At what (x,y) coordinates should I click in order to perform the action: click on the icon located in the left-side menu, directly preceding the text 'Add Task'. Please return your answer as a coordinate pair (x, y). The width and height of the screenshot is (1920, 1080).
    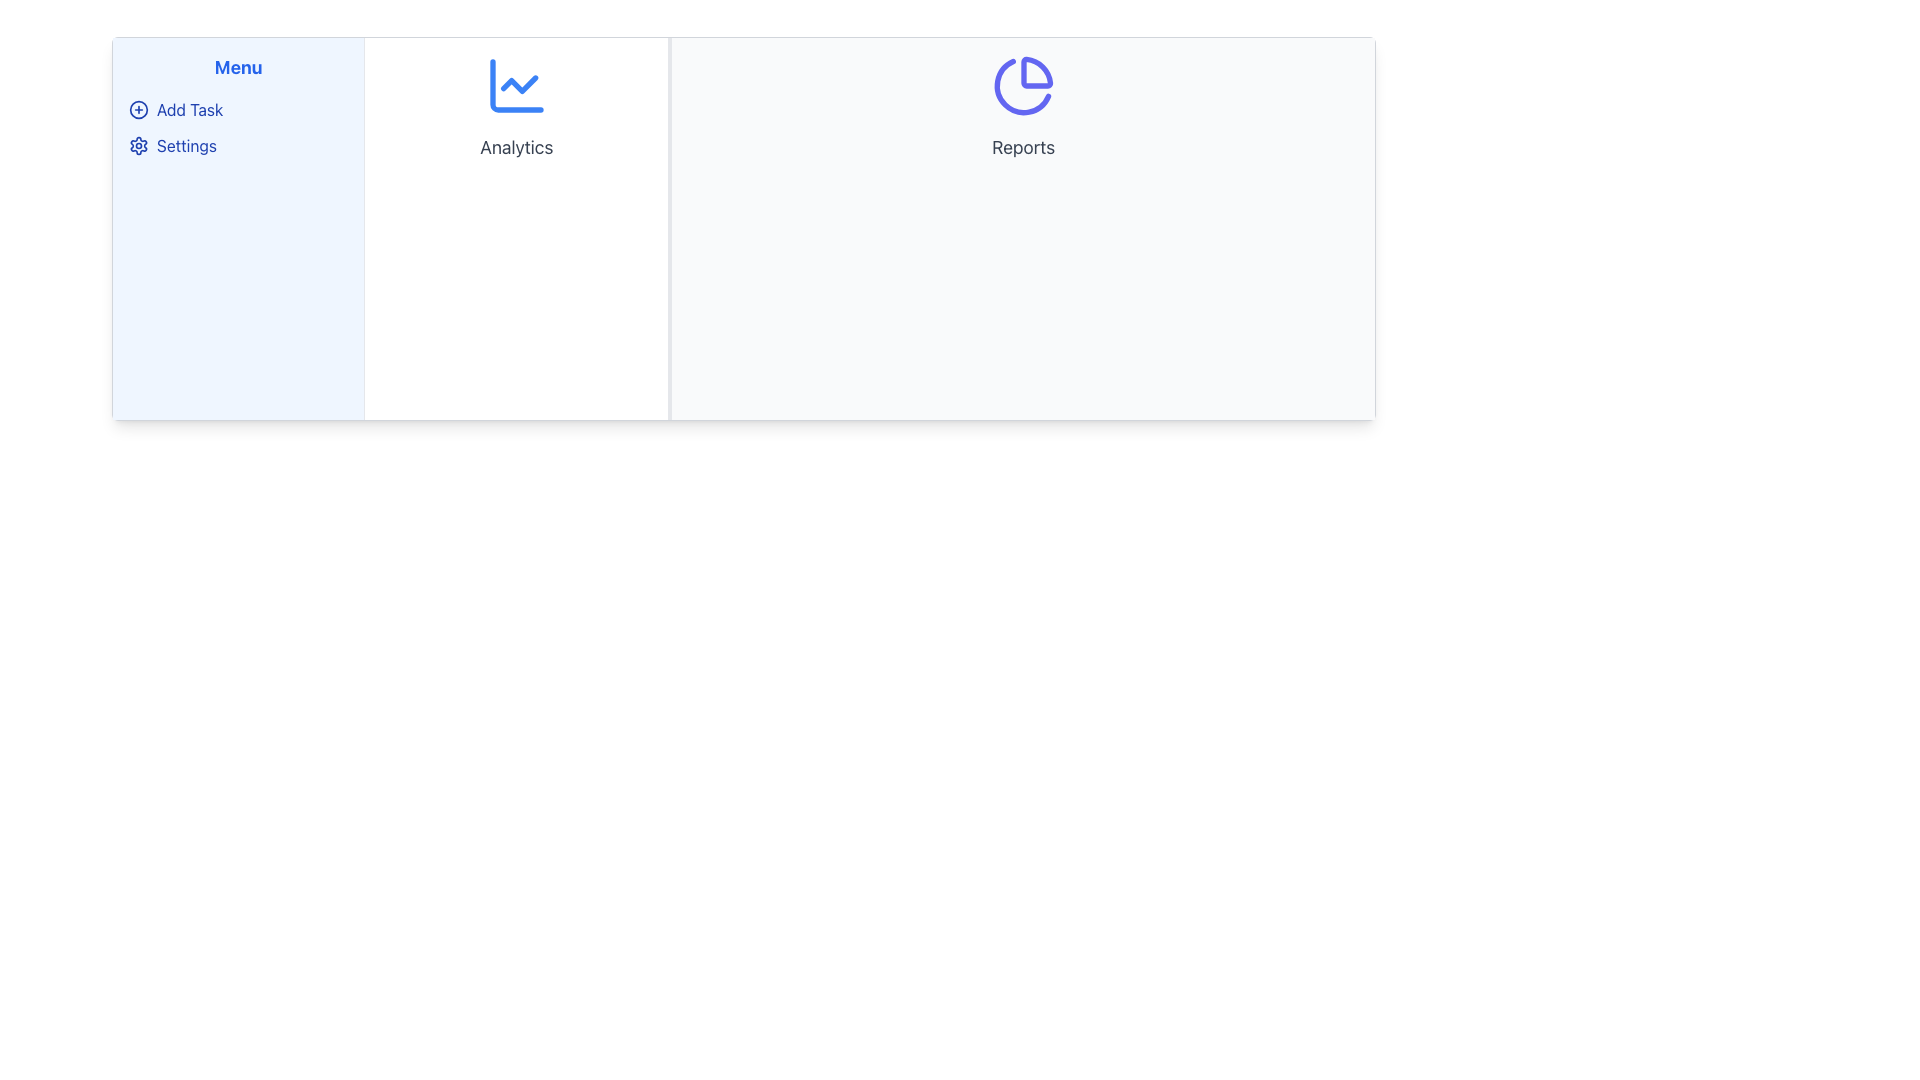
    Looking at the image, I should click on (138, 110).